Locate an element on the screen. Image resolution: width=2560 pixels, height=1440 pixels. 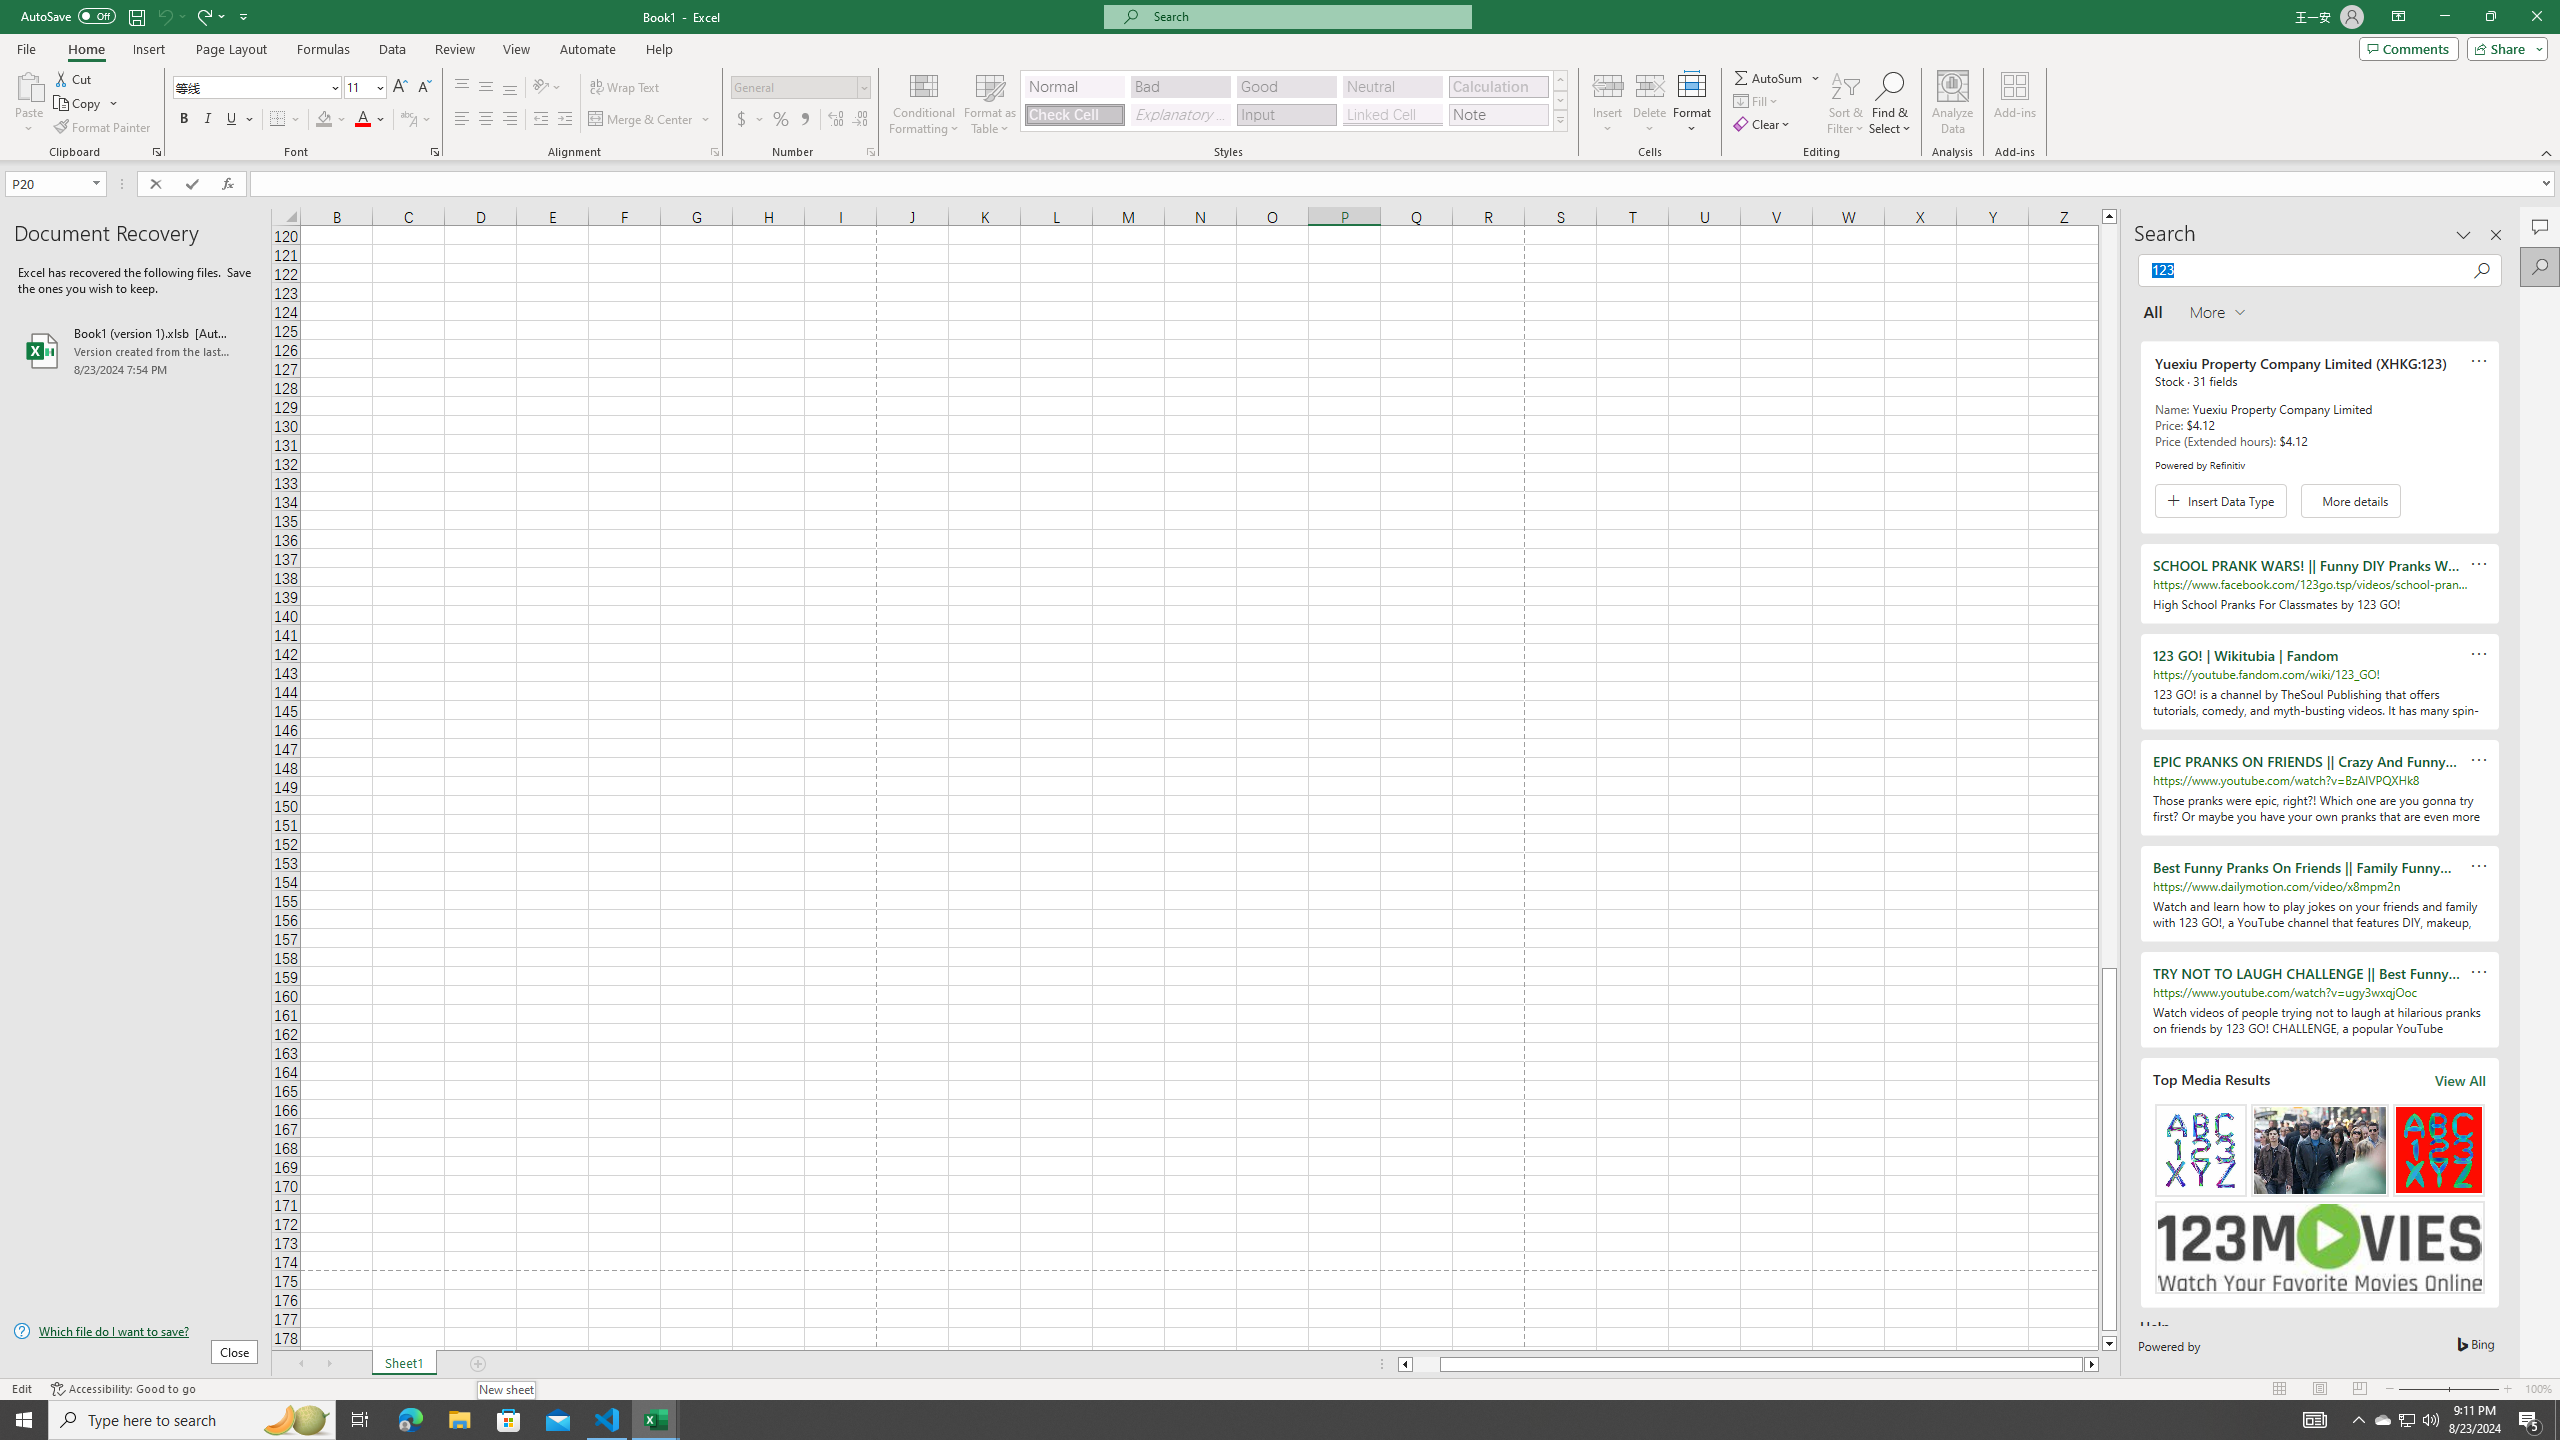
'Cell Styles' is located at coordinates (1560, 119).